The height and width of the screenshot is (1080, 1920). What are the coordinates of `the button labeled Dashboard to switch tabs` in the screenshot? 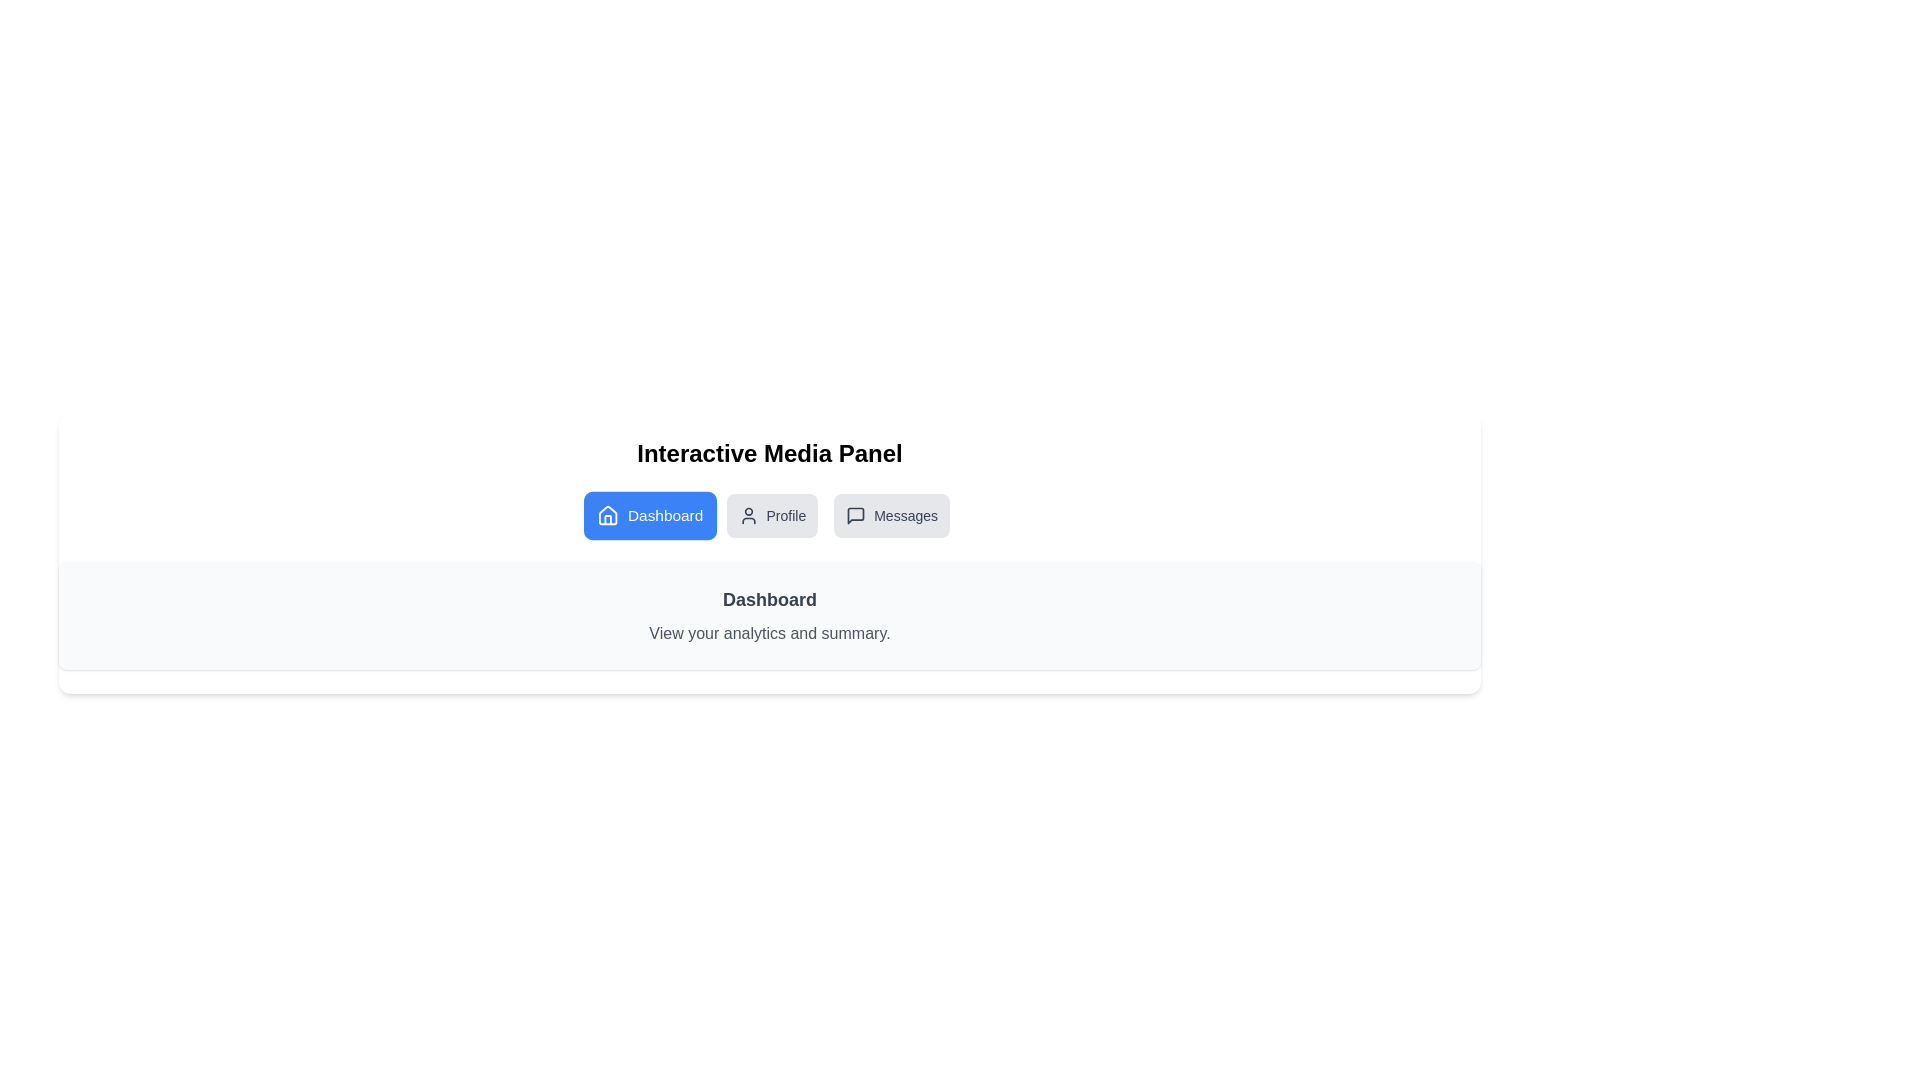 It's located at (650, 515).